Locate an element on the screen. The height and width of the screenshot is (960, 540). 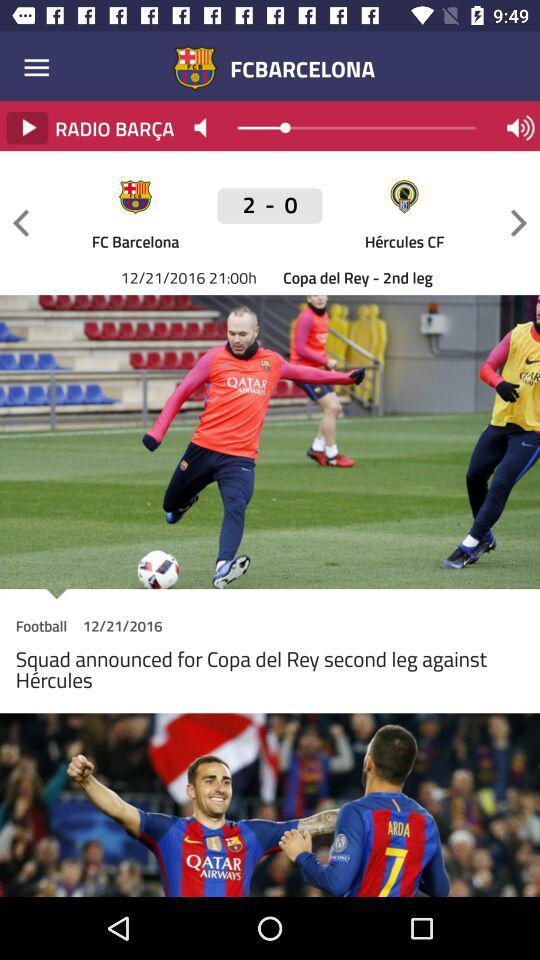
football item is located at coordinates (41, 628).